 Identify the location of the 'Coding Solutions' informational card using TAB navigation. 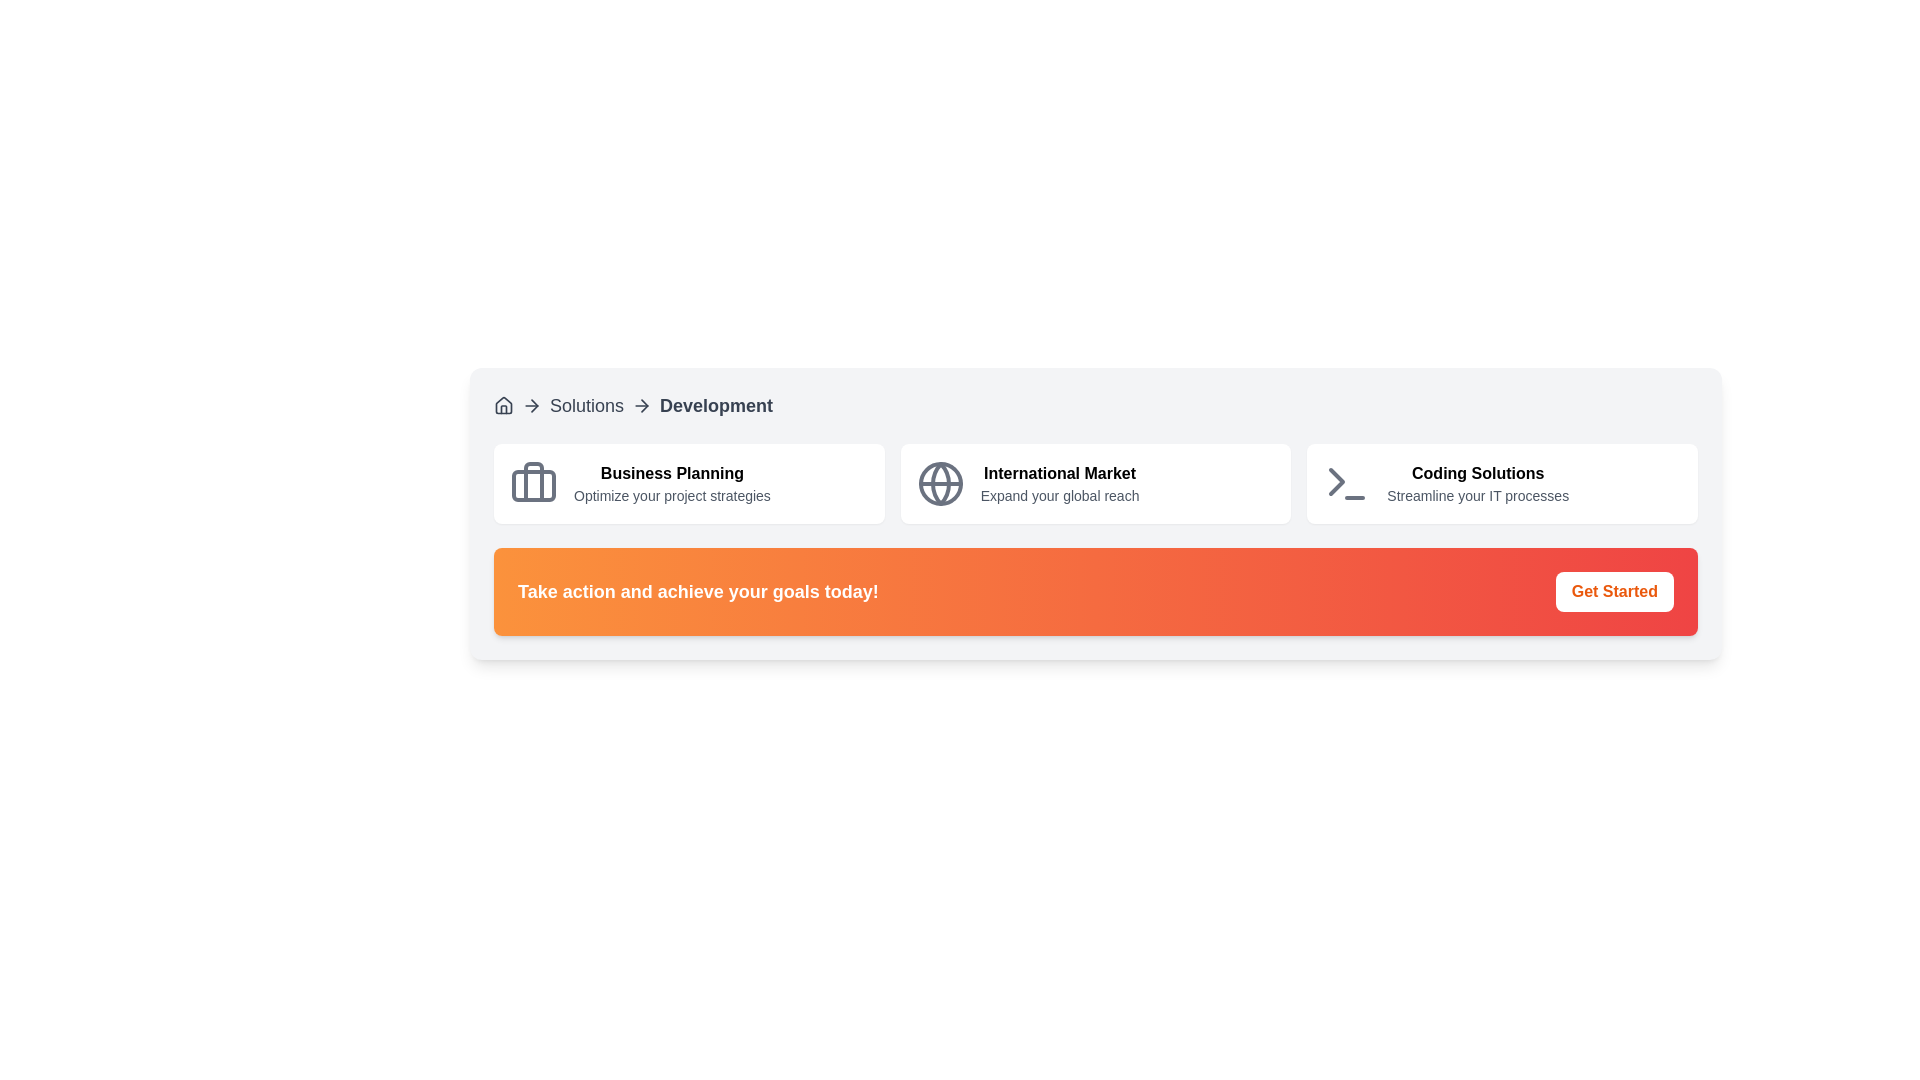
(1478, 483).